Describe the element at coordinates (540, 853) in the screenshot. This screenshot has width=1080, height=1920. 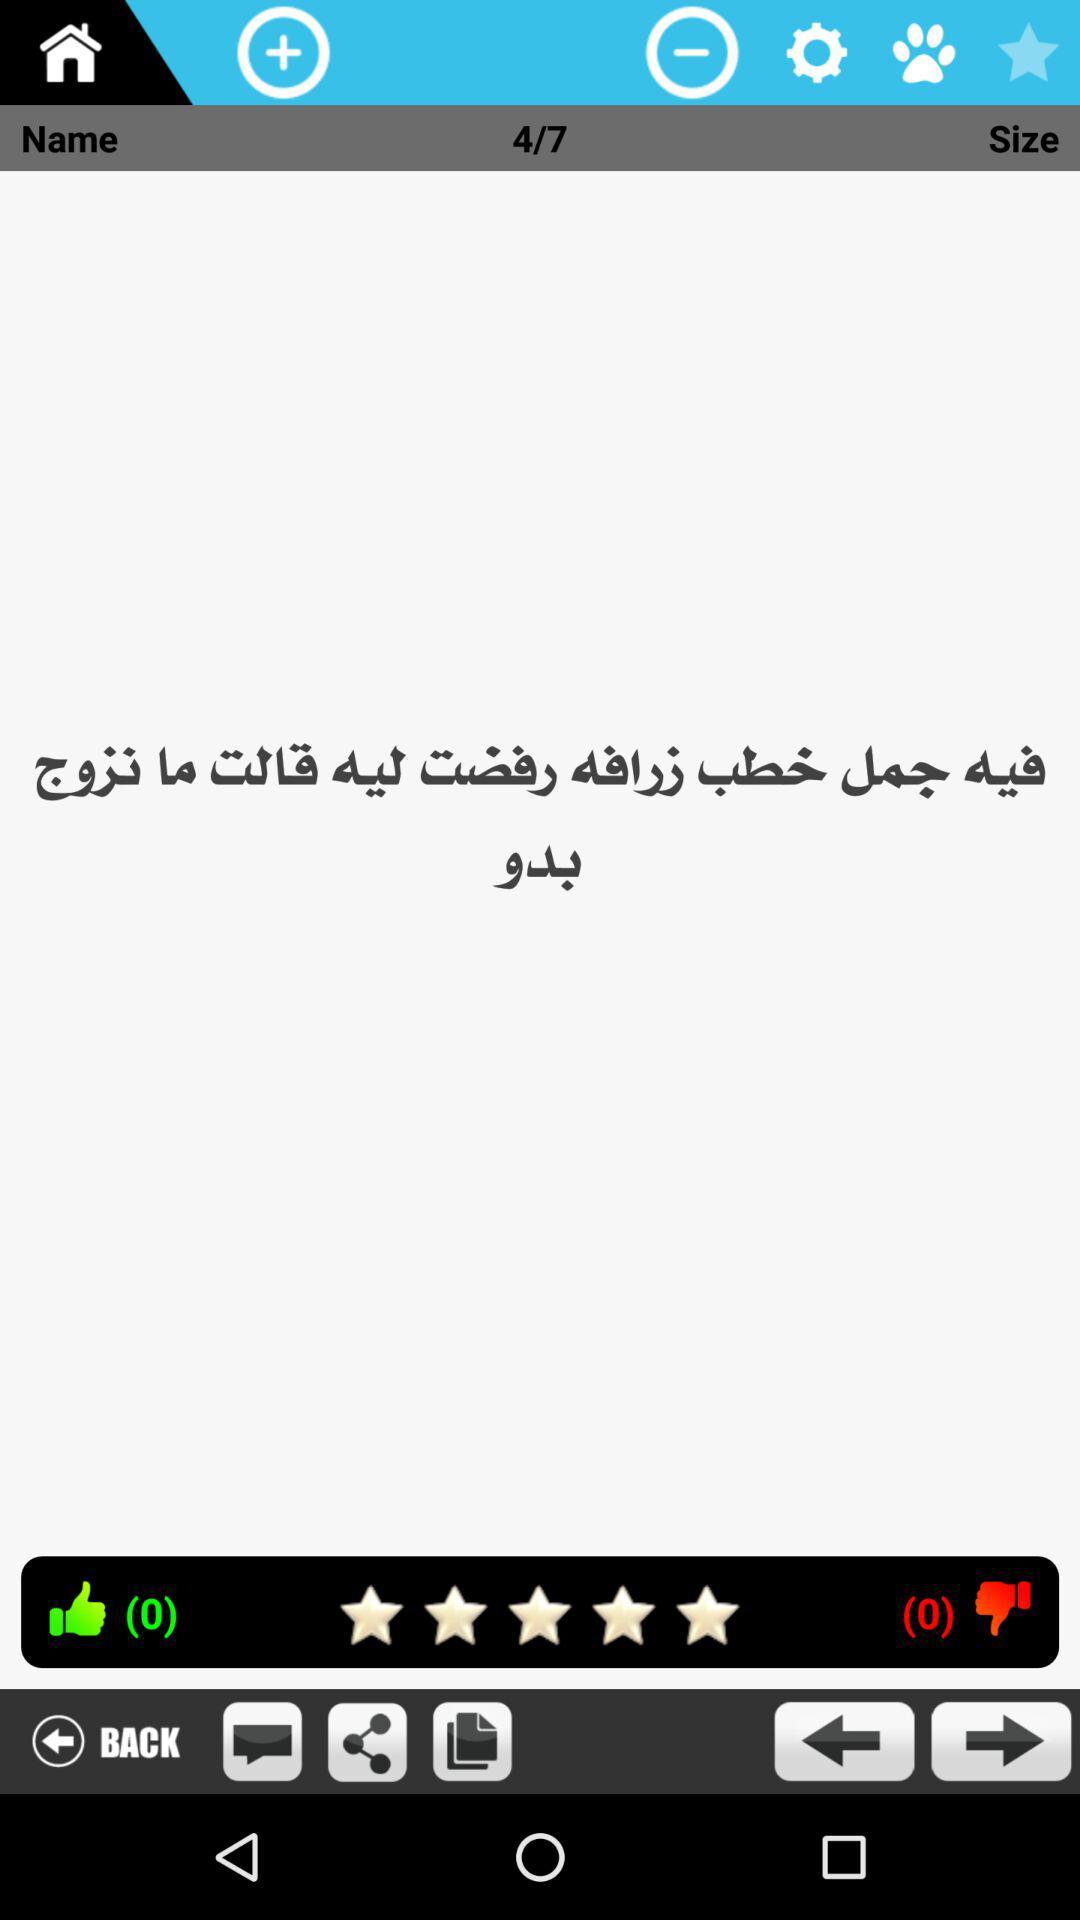
I see `item below the name` at that location.